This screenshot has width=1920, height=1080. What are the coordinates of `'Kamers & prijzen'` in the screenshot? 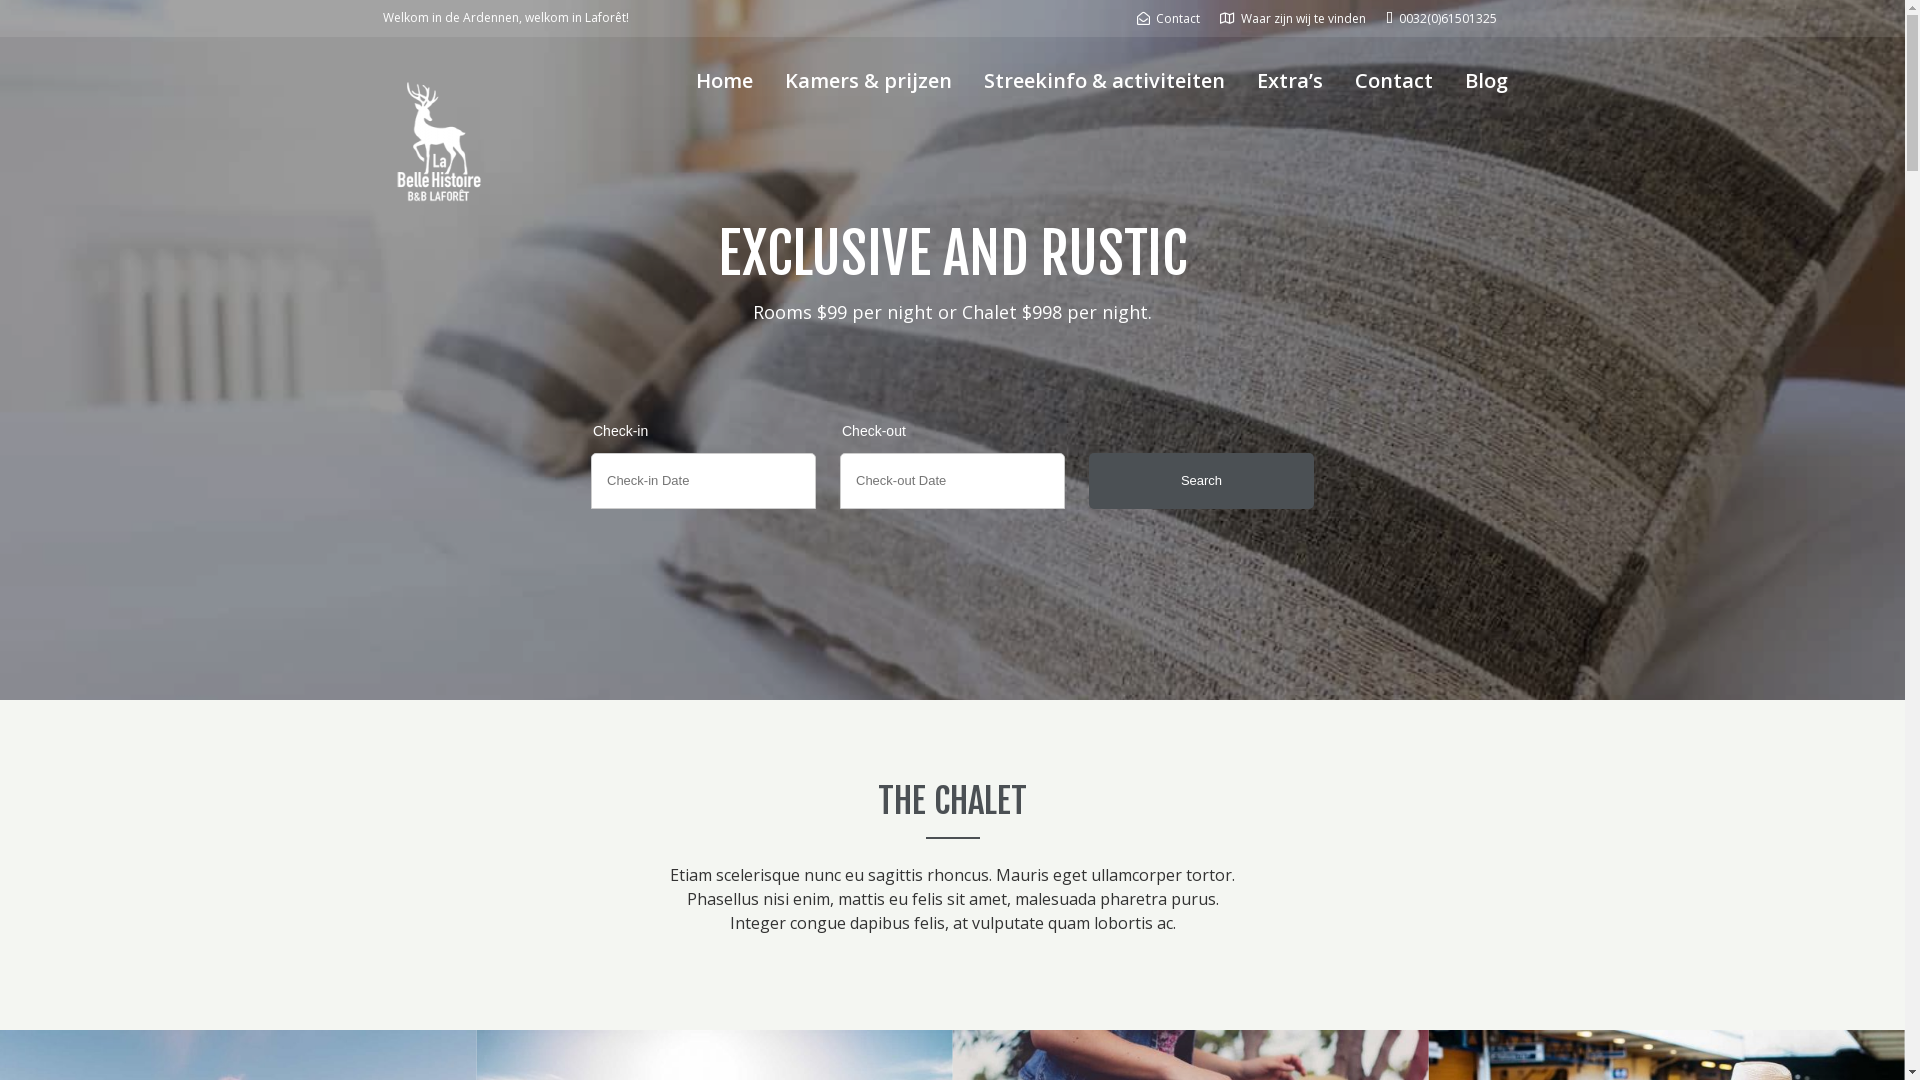 It's located at (782, 80).